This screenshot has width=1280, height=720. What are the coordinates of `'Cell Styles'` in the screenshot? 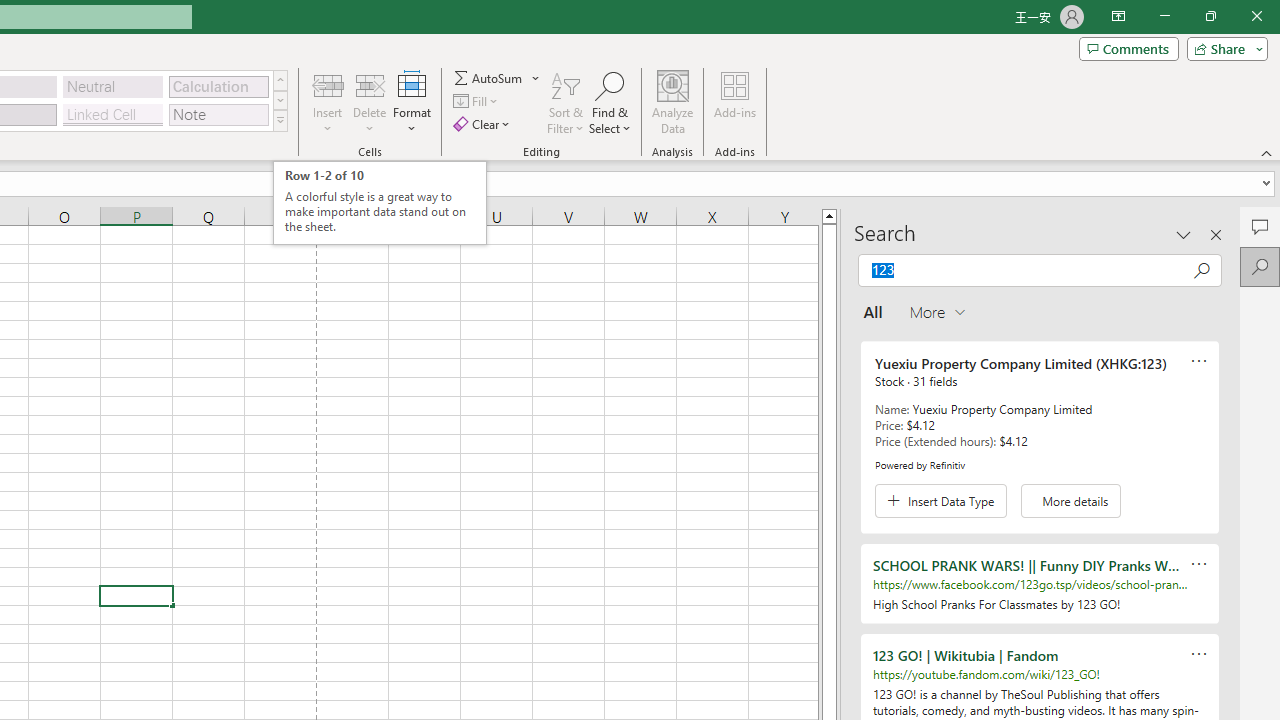 It's located at (279, 120).